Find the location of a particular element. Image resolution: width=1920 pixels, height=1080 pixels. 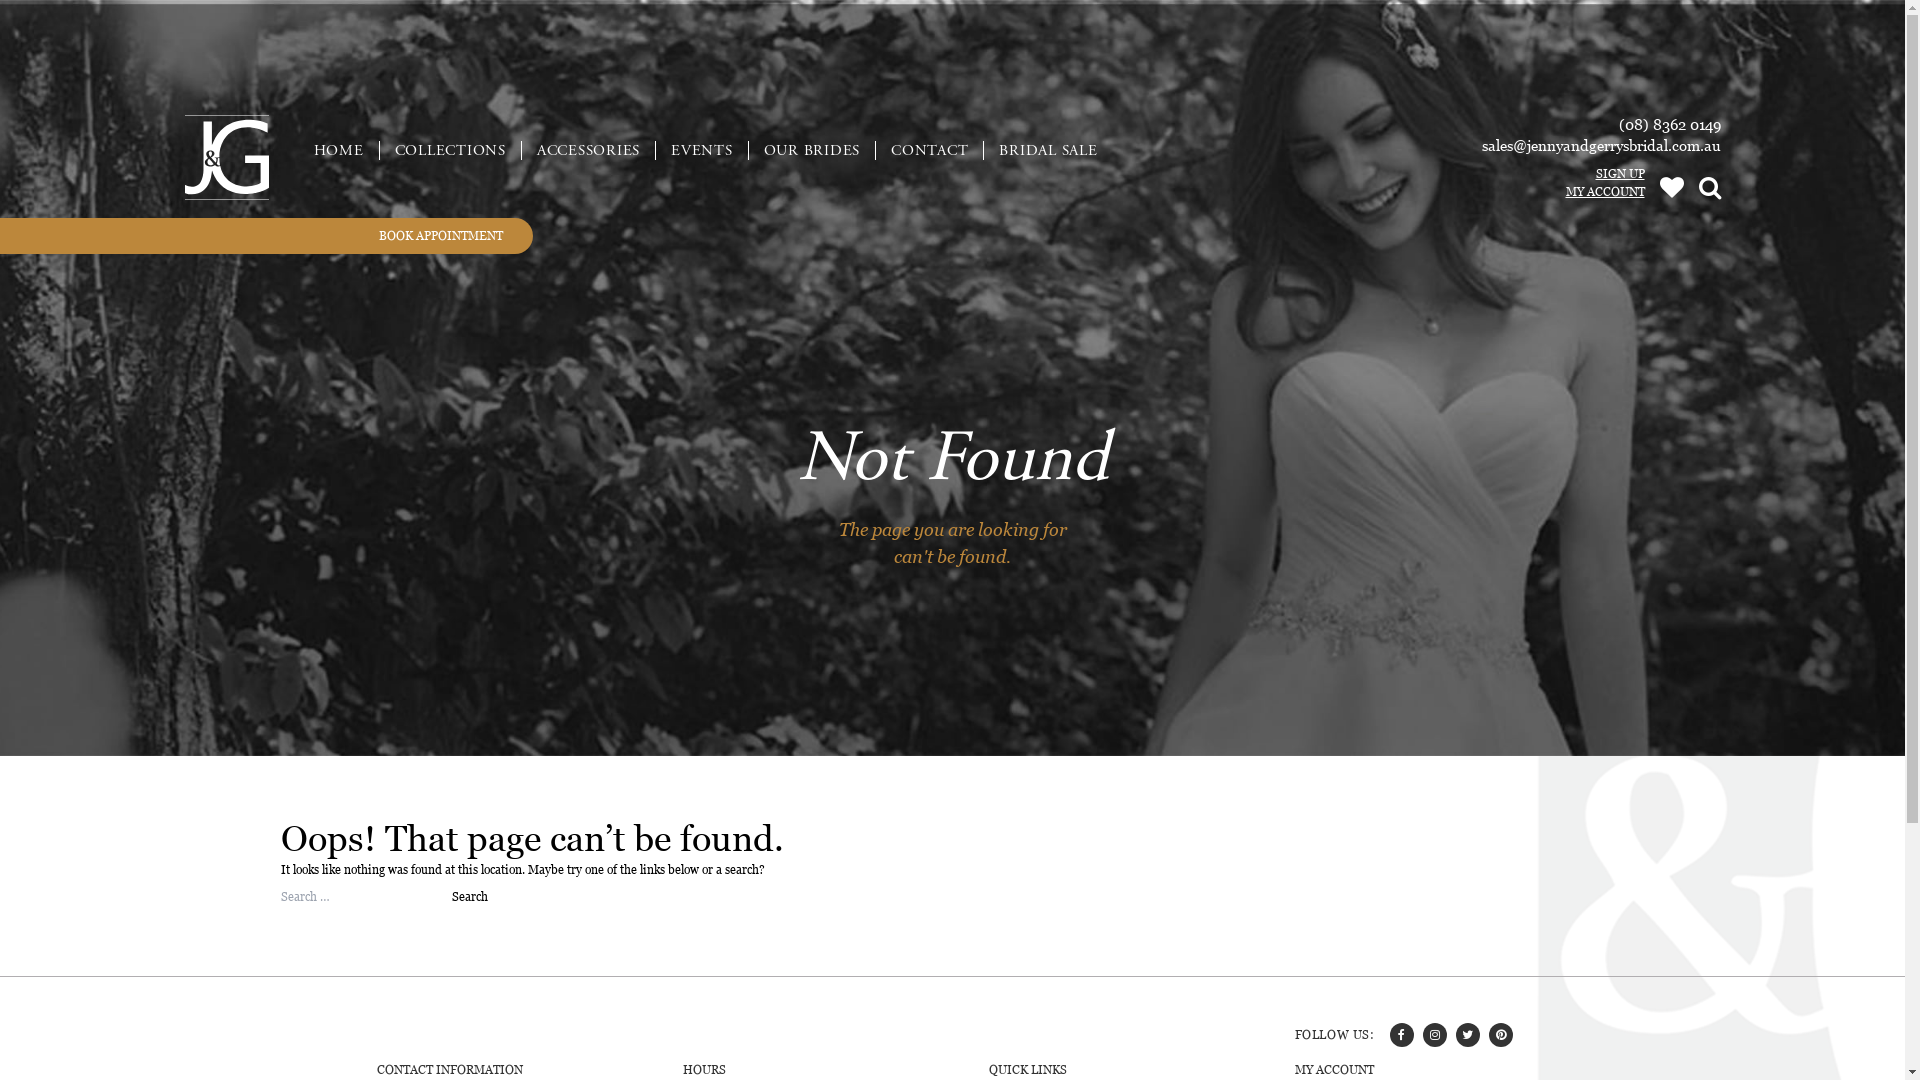

'Search' is located at coordinates (450, 896).